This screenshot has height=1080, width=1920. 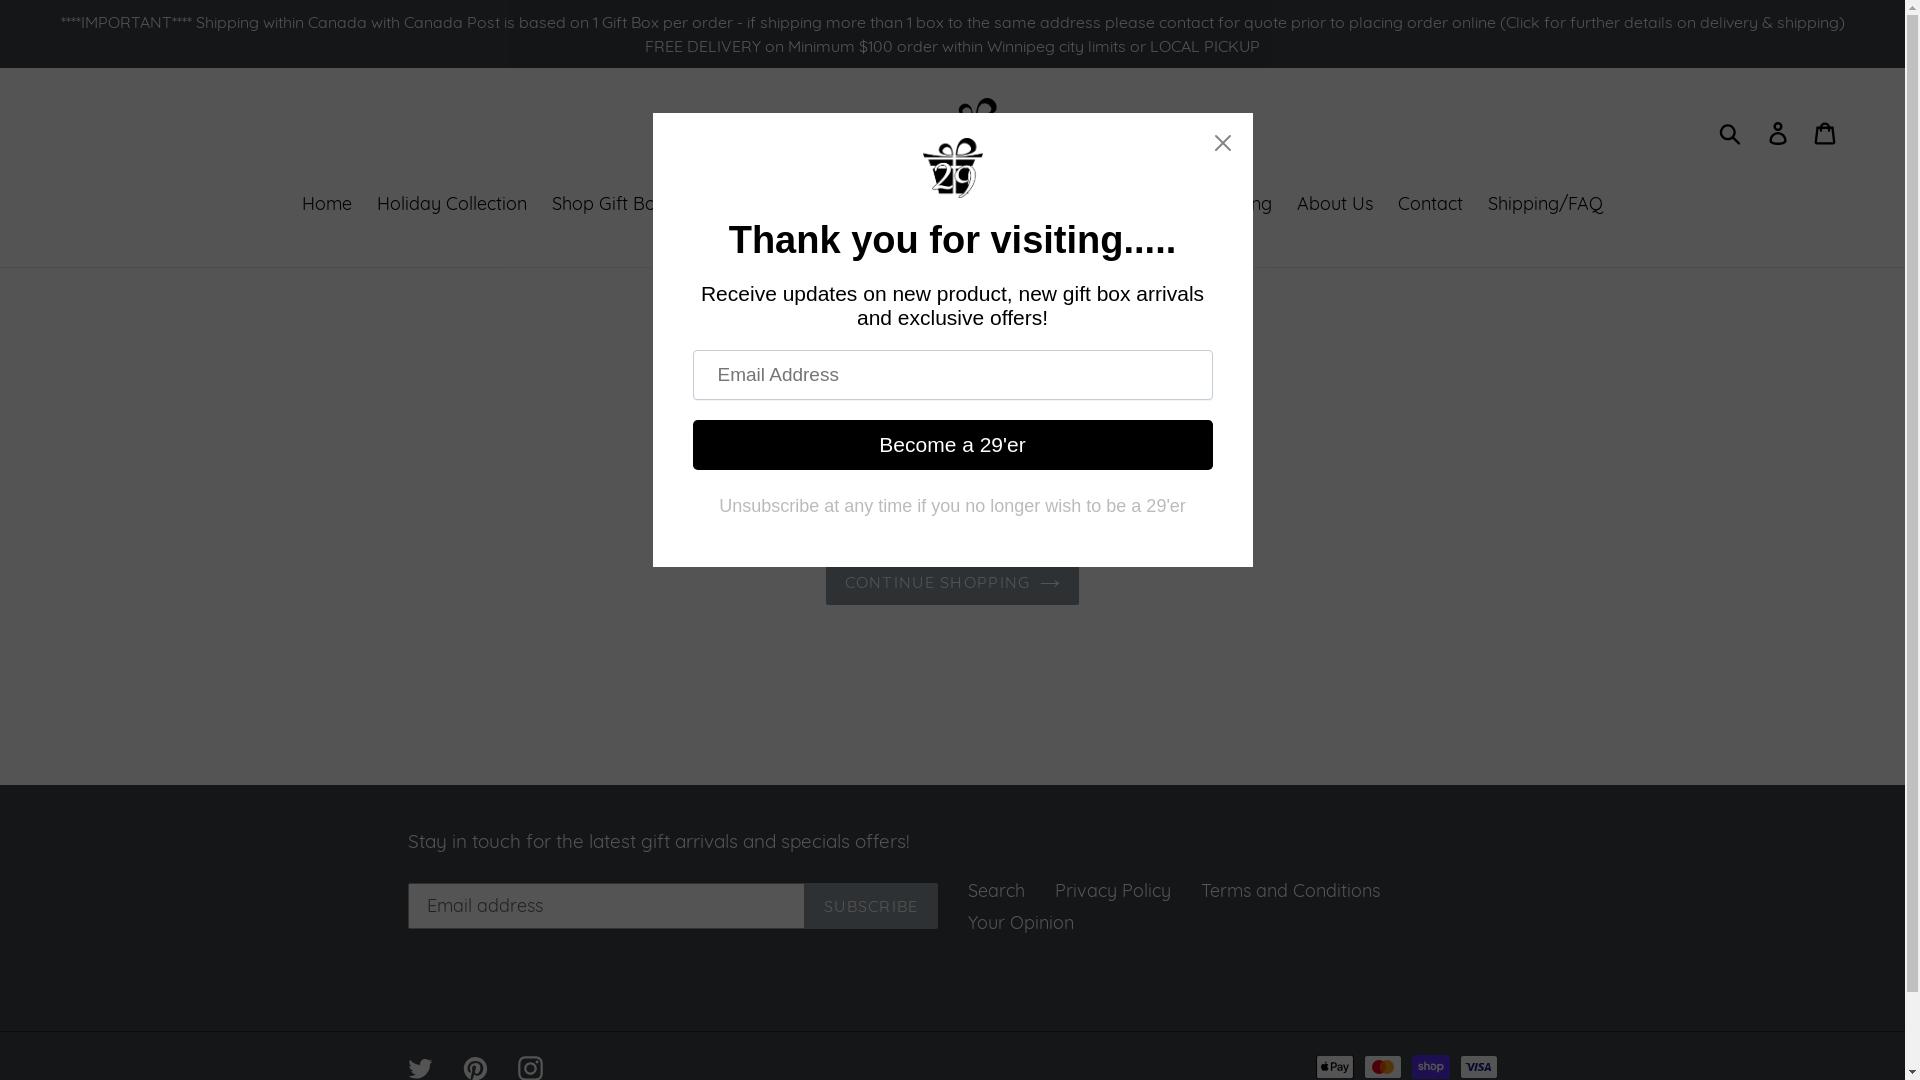 What do you see at coordinates (1826, 131) in the screenshot?
I see `'Cart'` at bounding box center [1826, 131].